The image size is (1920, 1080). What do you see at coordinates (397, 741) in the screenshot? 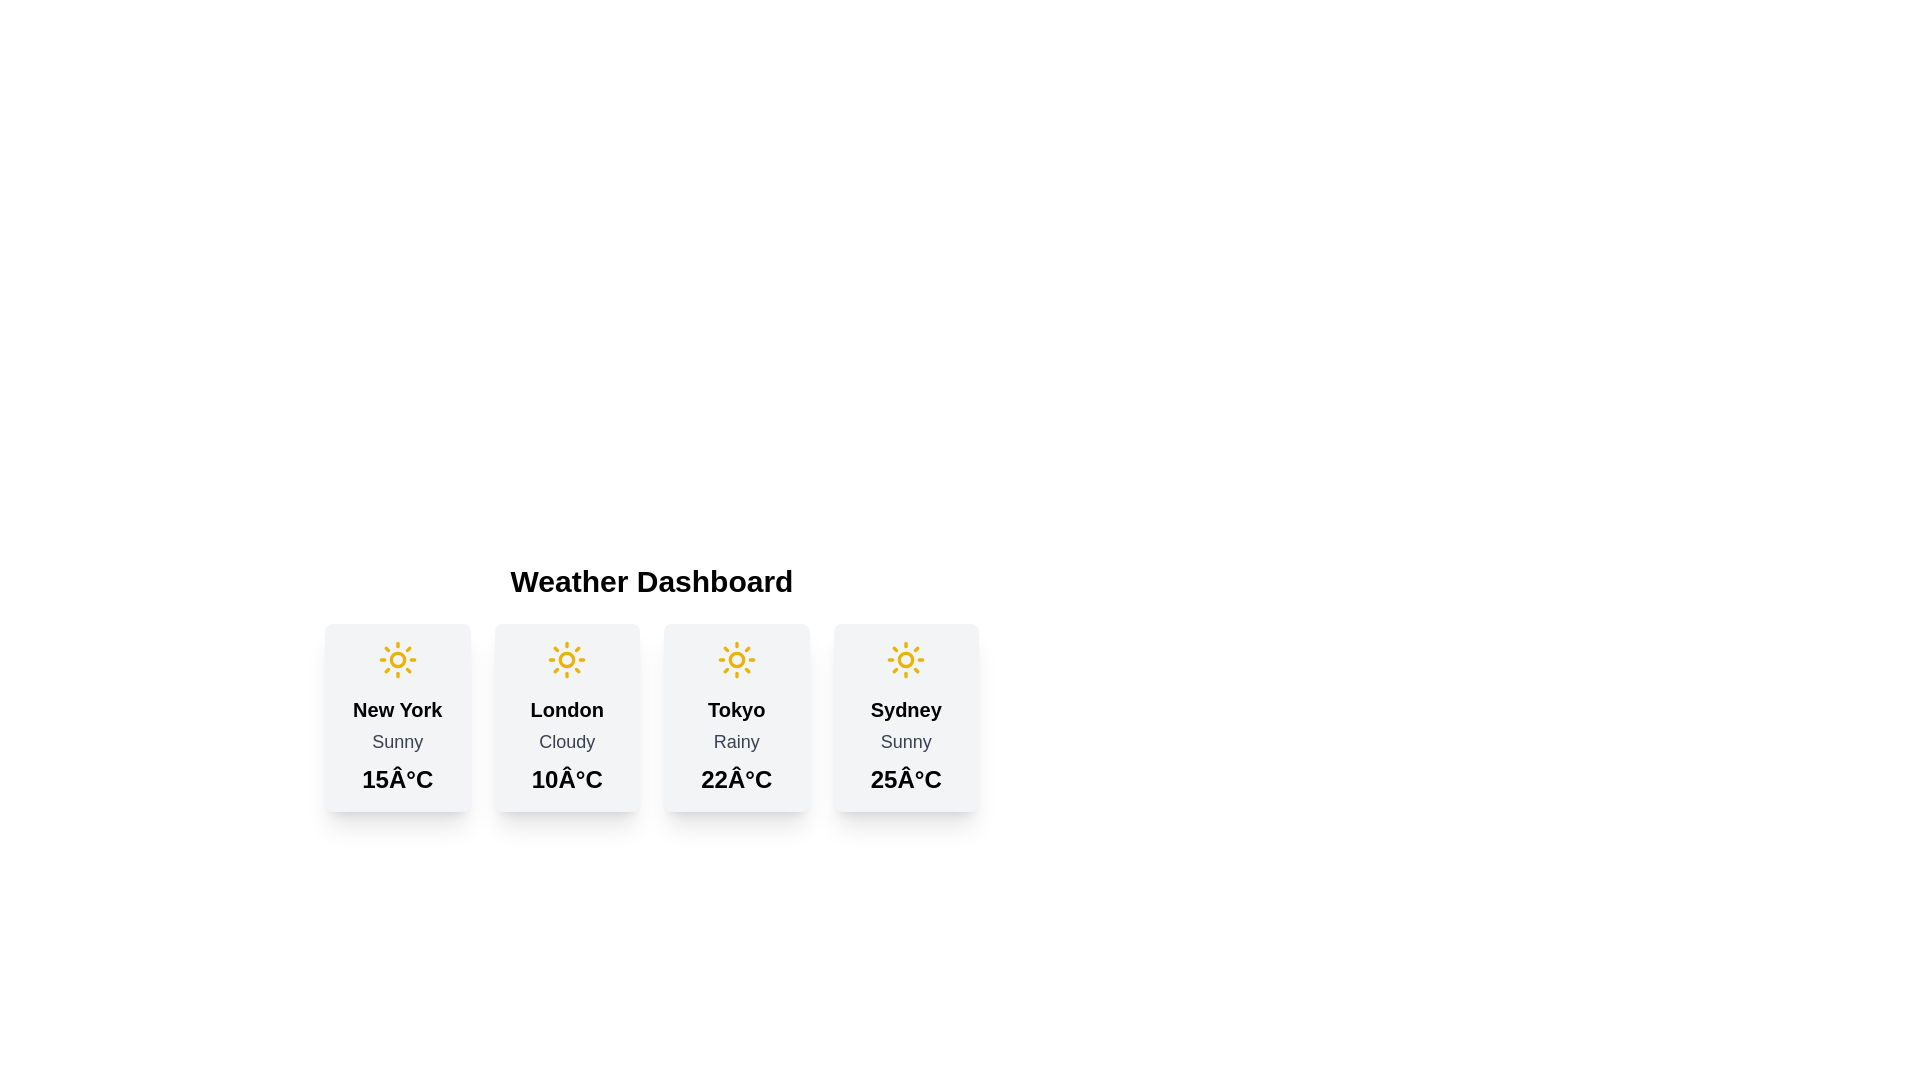
I see `the static text element that describes the weather condition for New York, which is located below the 'New York' heading and above the '15°C' temperature label within the weather card` at bounding box center [397, 741].